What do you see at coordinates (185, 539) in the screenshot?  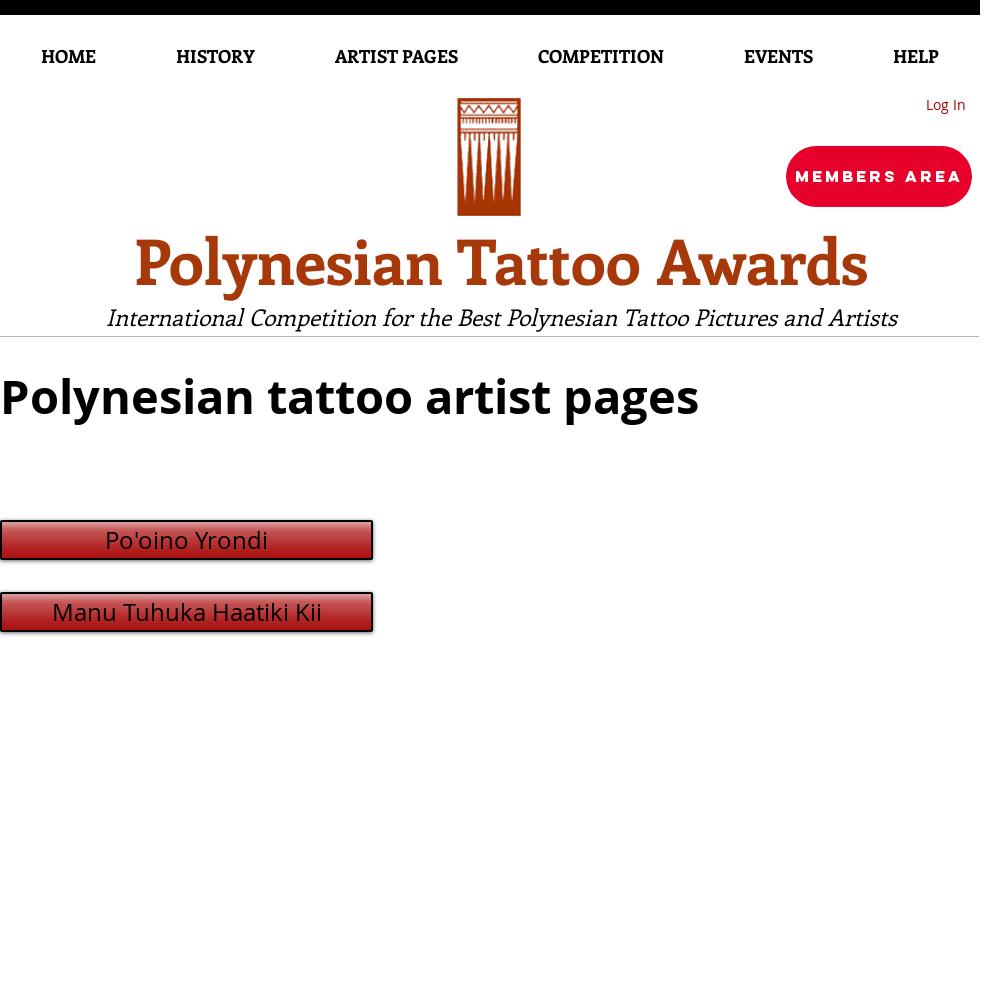 I see `'Po'oino Yrondi'` at bounding box center [185, 539].